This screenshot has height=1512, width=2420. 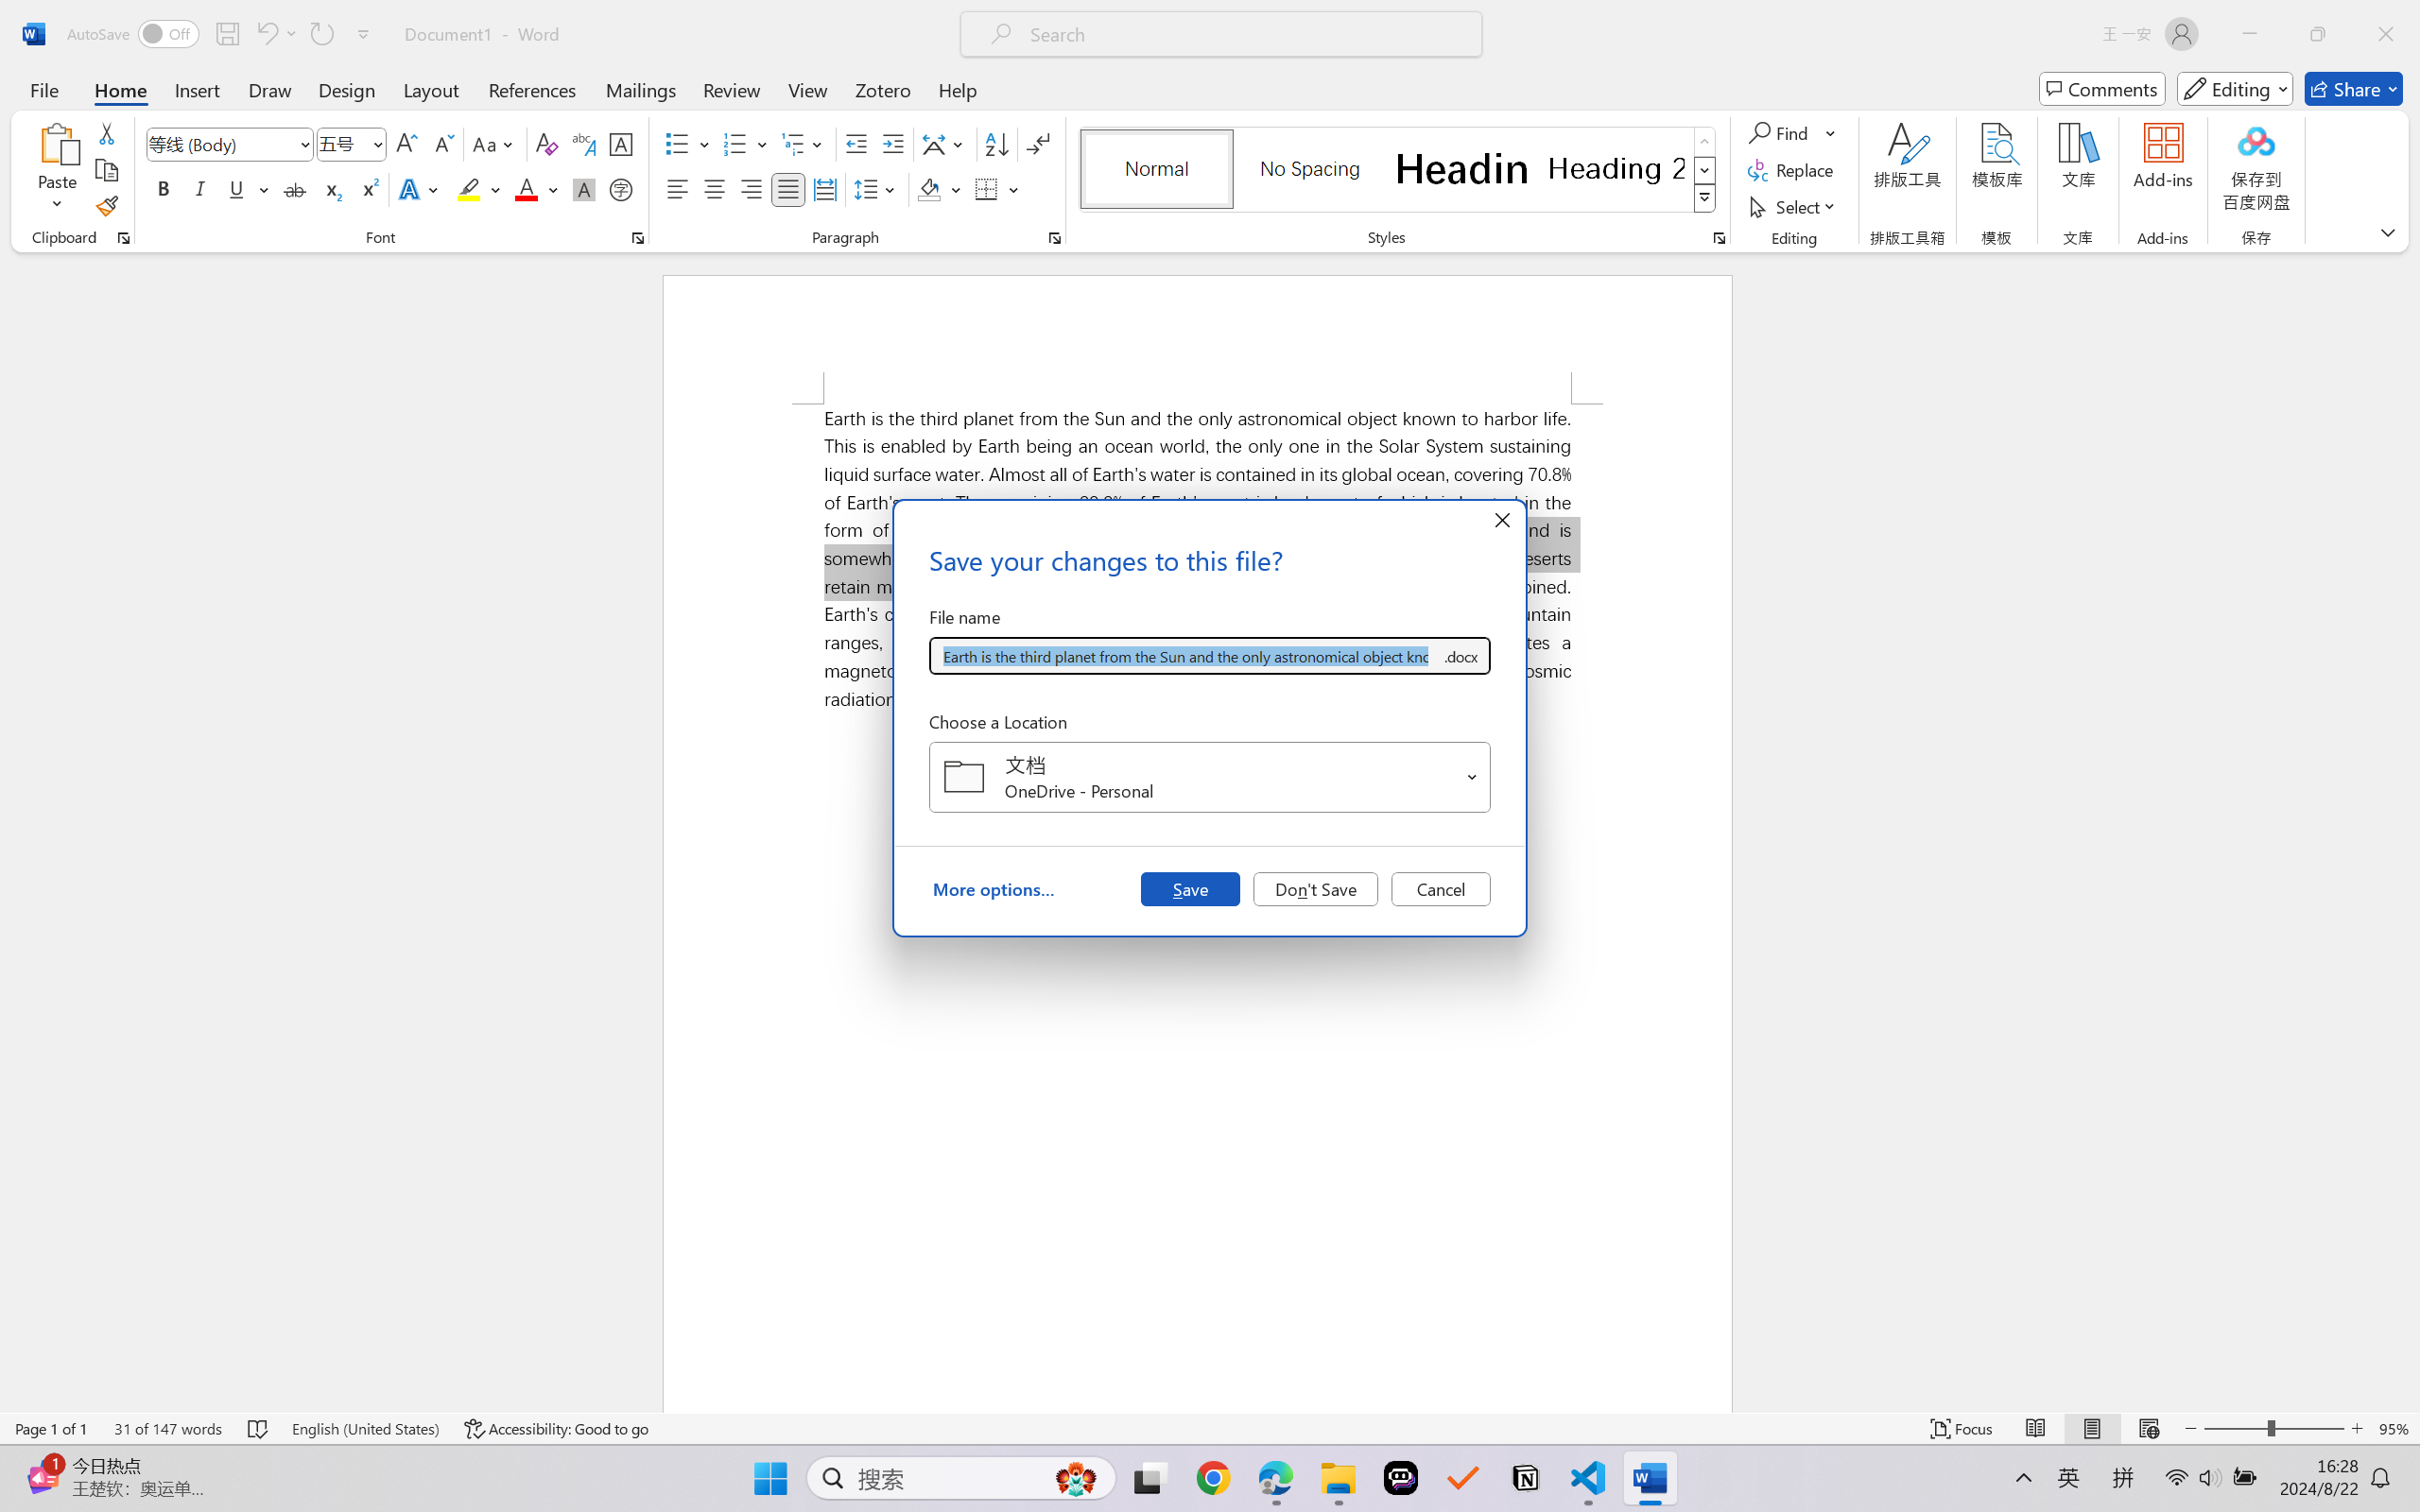 I want to click on 'Increase Indent', so click(x=892, y=144).